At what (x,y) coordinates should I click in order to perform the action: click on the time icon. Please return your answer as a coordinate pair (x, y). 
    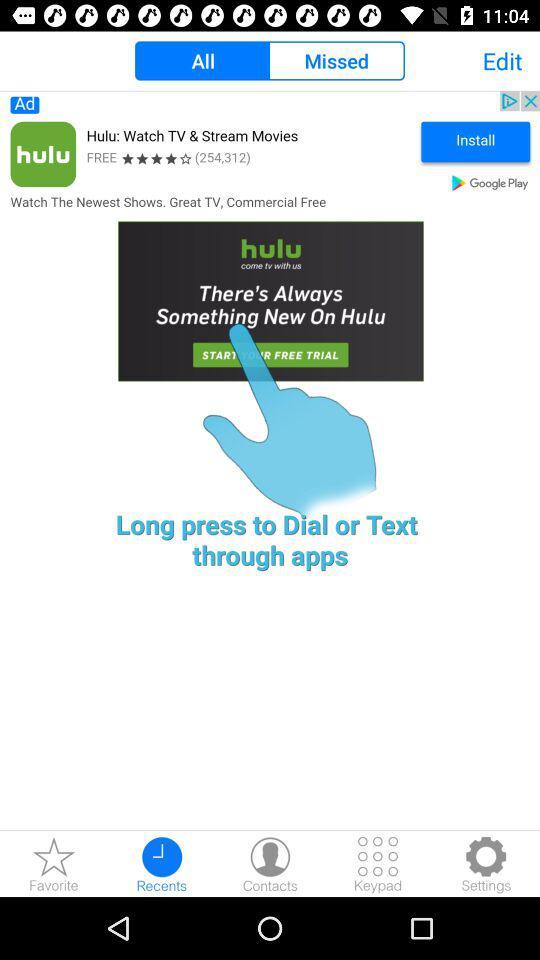
    Looking at the image, I should click on (161, 863).